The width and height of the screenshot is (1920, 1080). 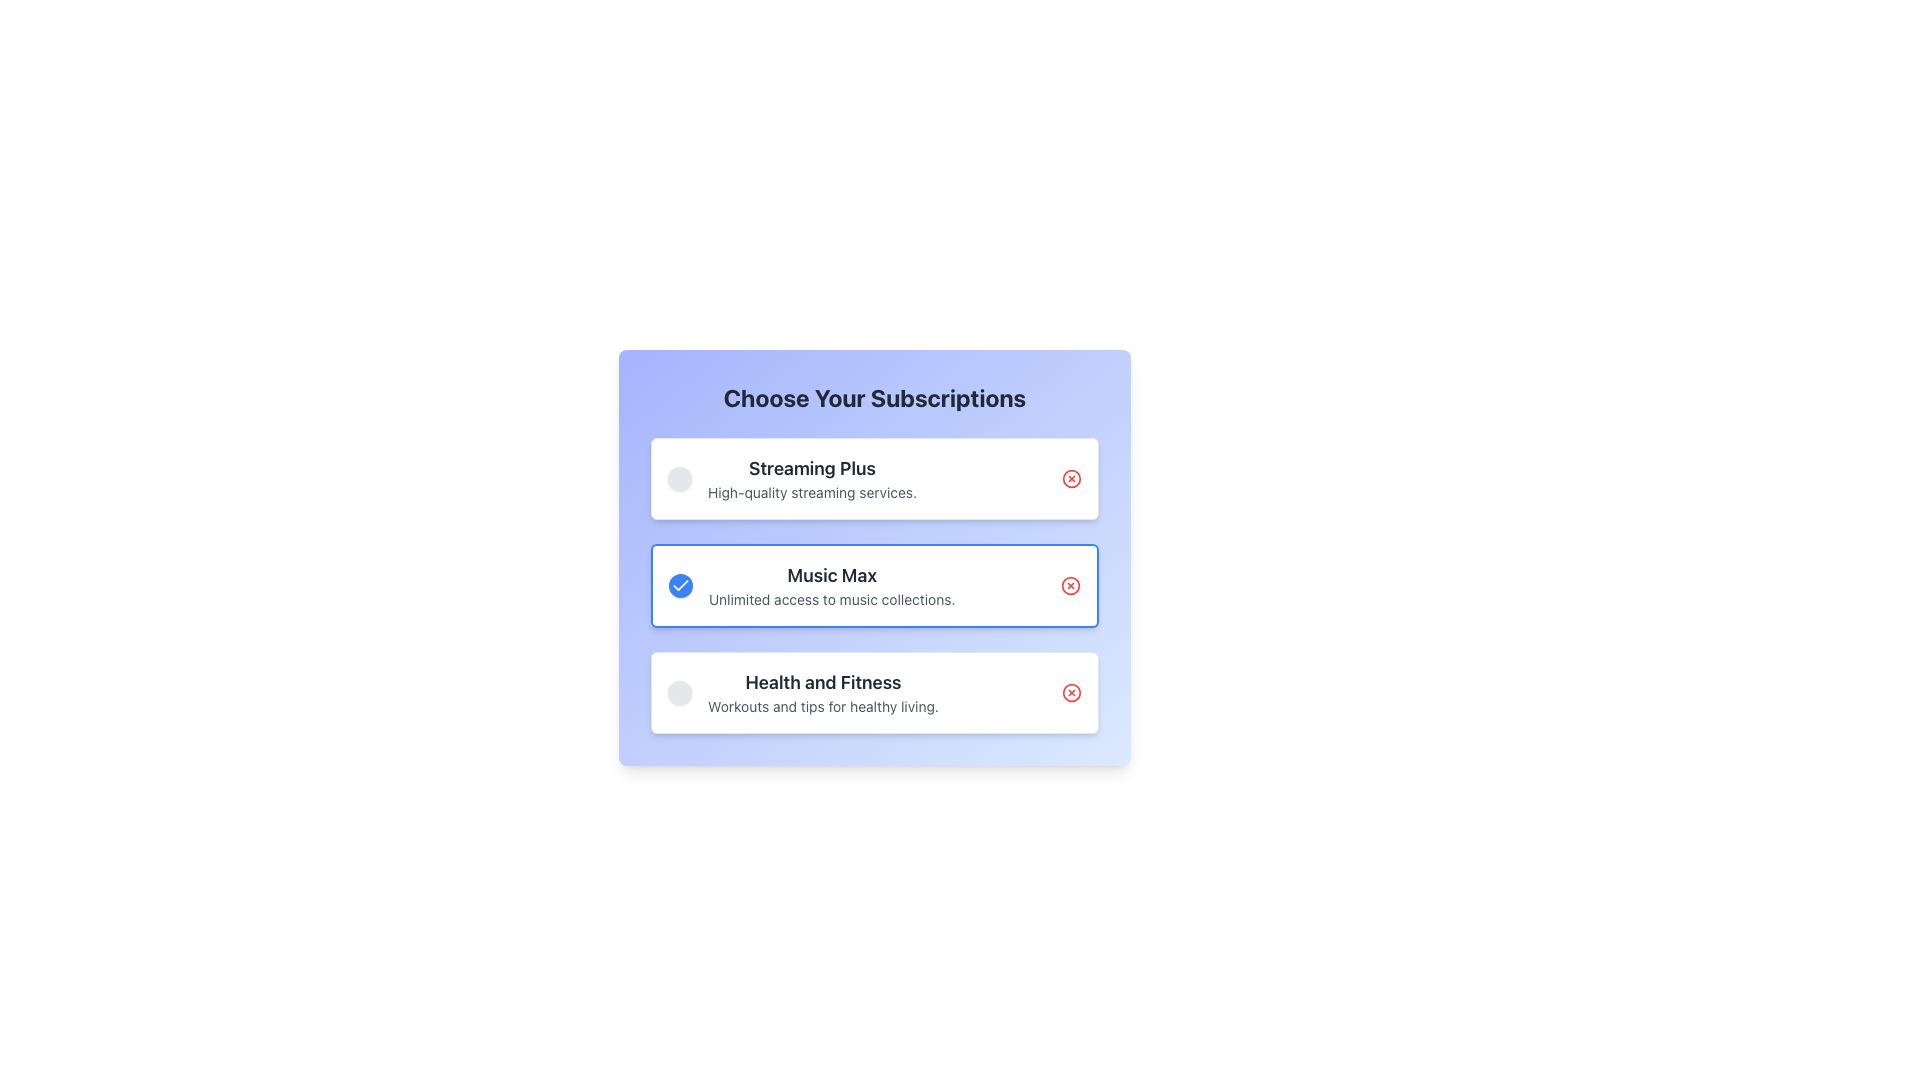 I want to click on the text block displaying 'Streaming Plus', which is a two-line title and description within the first subscription choice card, so click(x=812, y=478).